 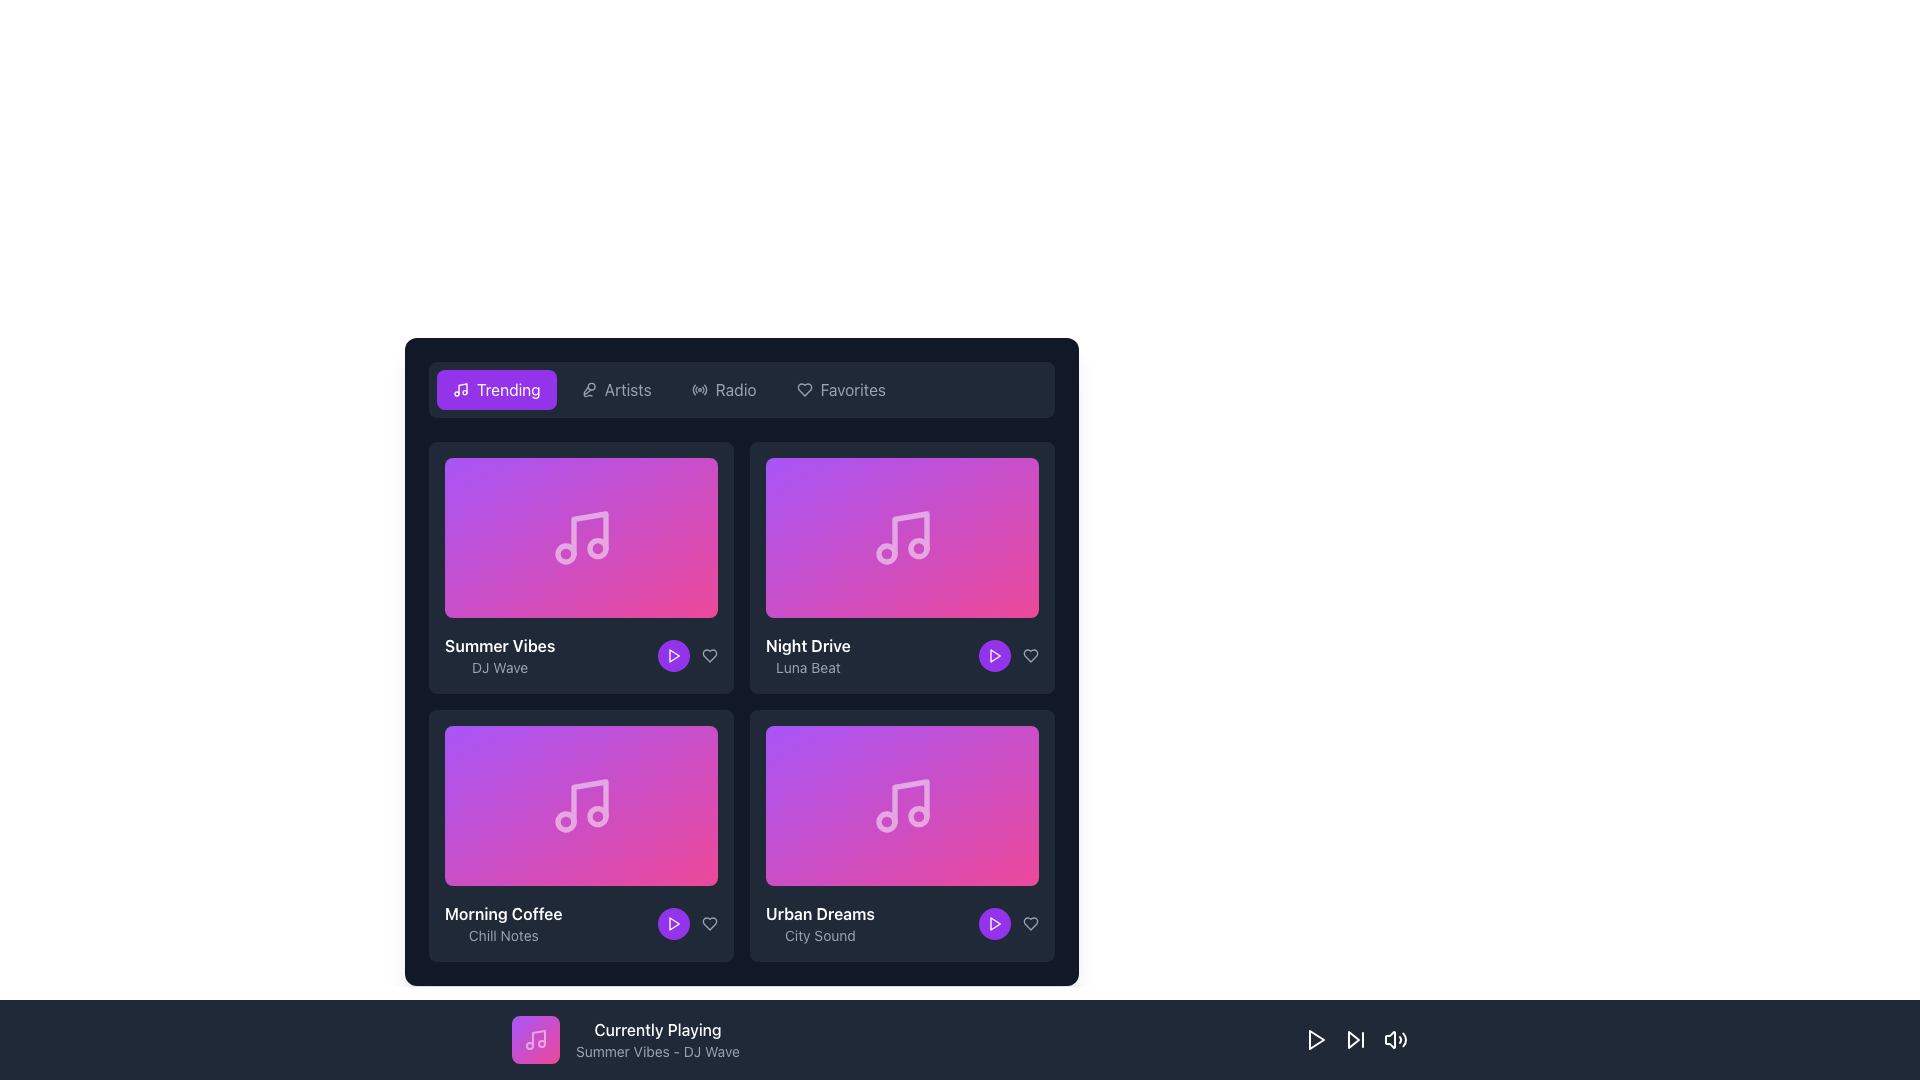 What do you see at coordinates (673, 924) in the screenshot?
I see `the circular purple button with a play icon in the bottom-right corner of the 'Morning Coffee - Chill Notes' card` at bounding box center [673, 924].